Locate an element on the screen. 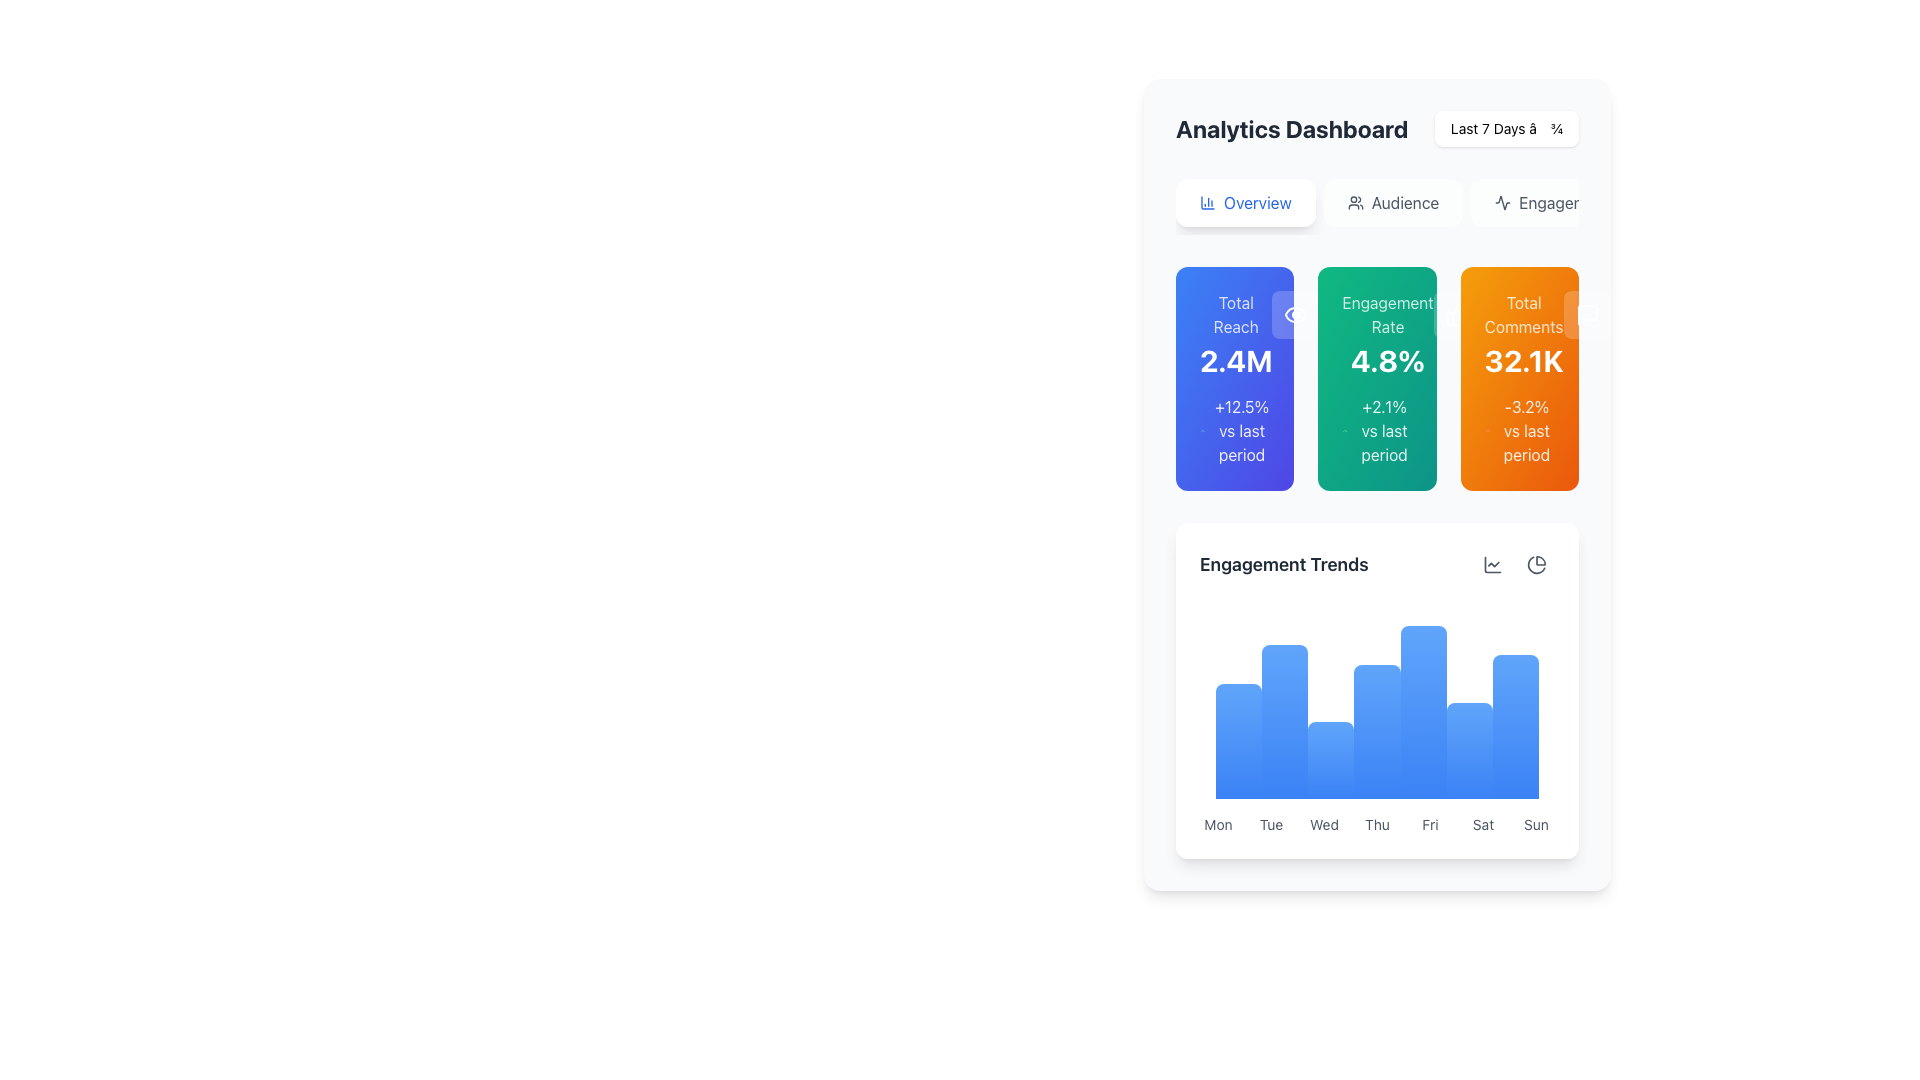  the eye icon button with a rounded rectangular box that has a white semi-transparent background is located at coordinates (1296, 315).